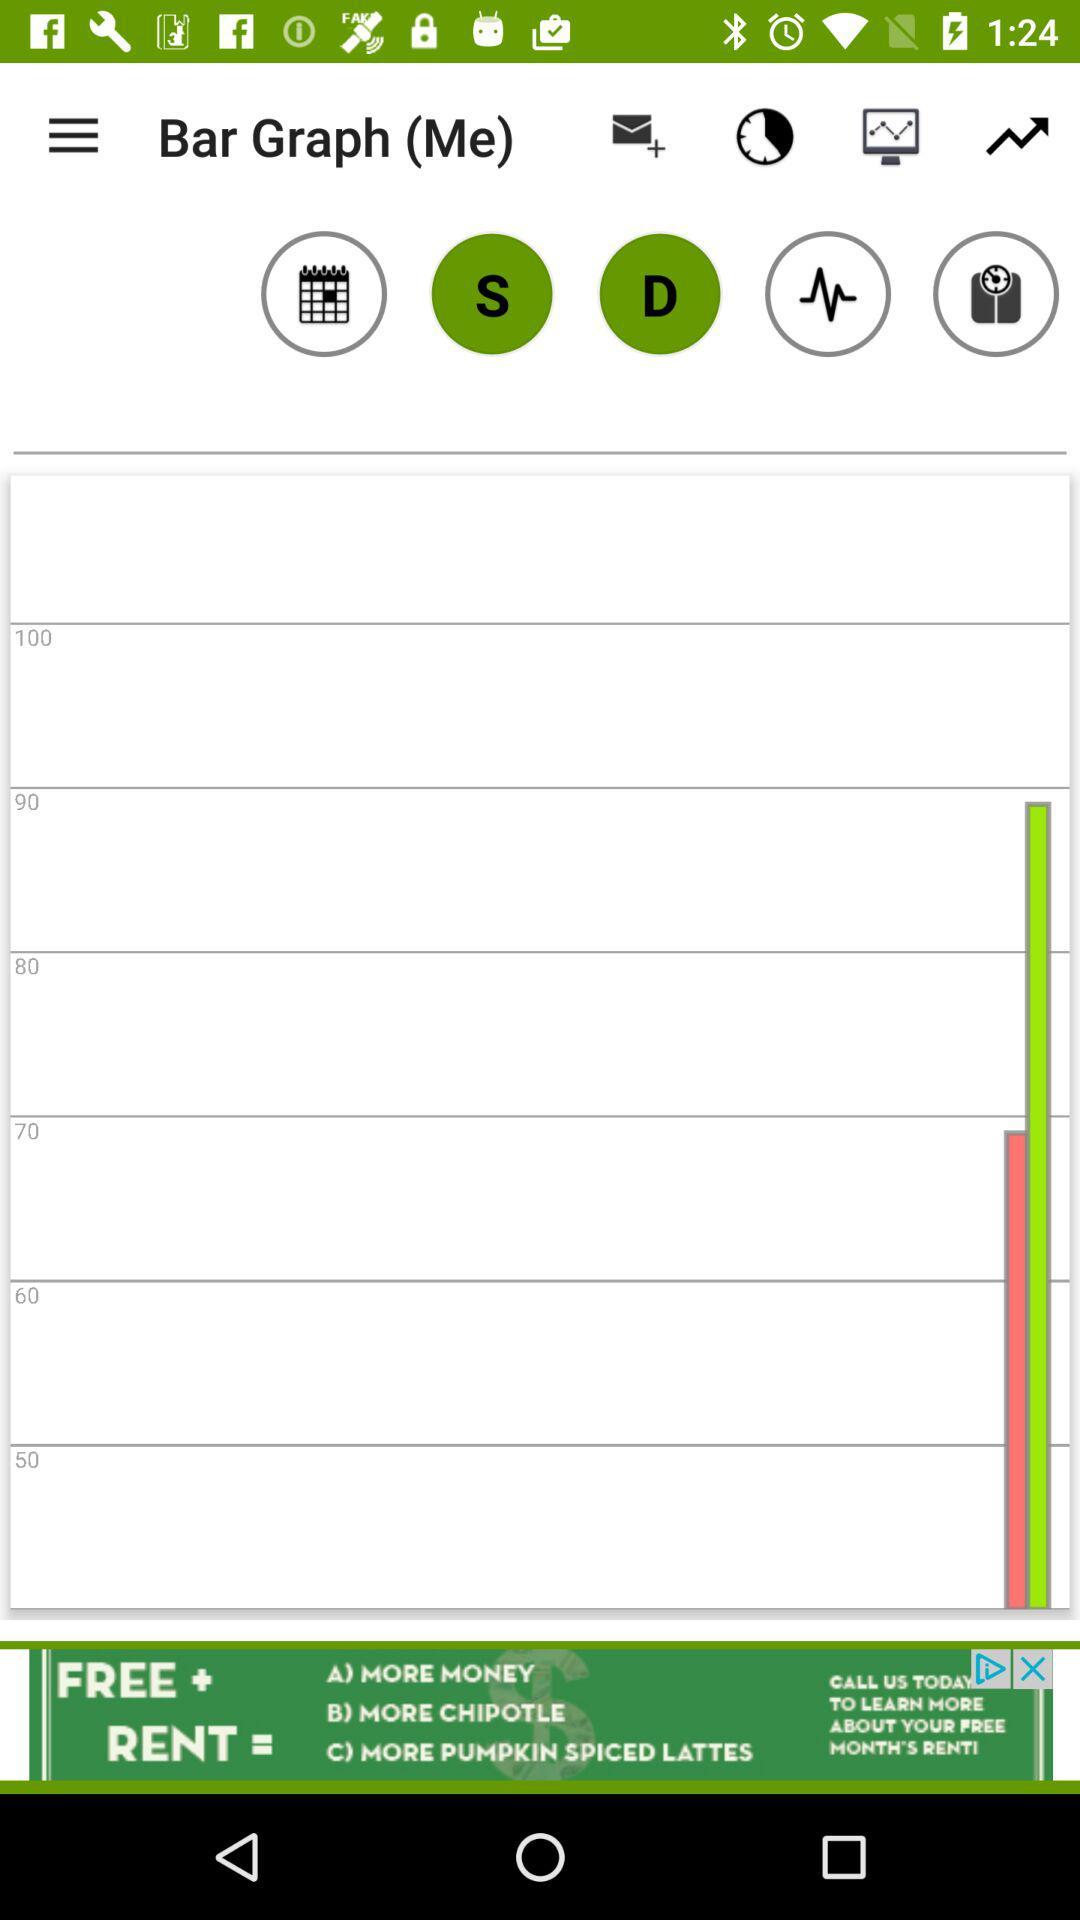  Describe the element at coordinates (323, 292) in the screenshot. I see `the date_range icon` at that location.